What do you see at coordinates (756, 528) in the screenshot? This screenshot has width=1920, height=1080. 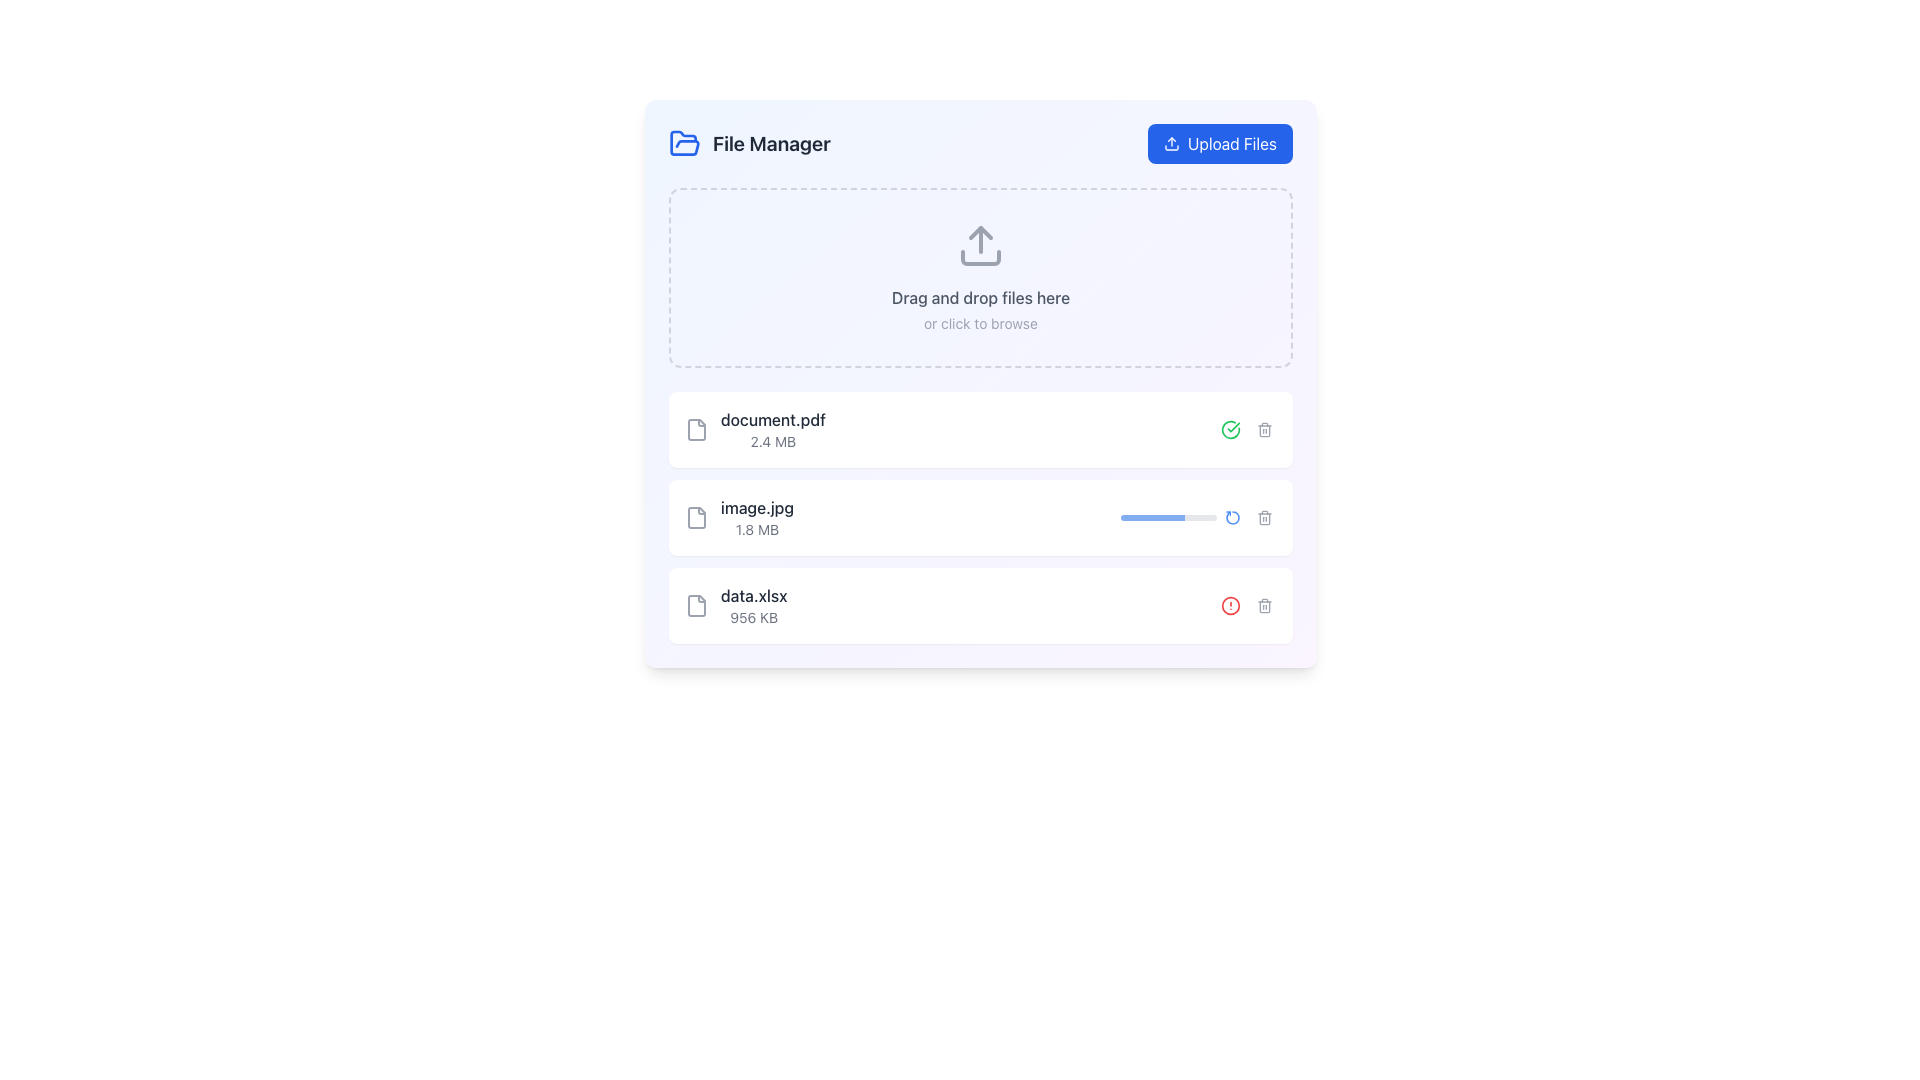 I see `the text label displaying '1.8 MB', which is styled in a small gray font and located directly beneath the 'image.jpg' filename in the file list interface` at bounding box center [756, 528].